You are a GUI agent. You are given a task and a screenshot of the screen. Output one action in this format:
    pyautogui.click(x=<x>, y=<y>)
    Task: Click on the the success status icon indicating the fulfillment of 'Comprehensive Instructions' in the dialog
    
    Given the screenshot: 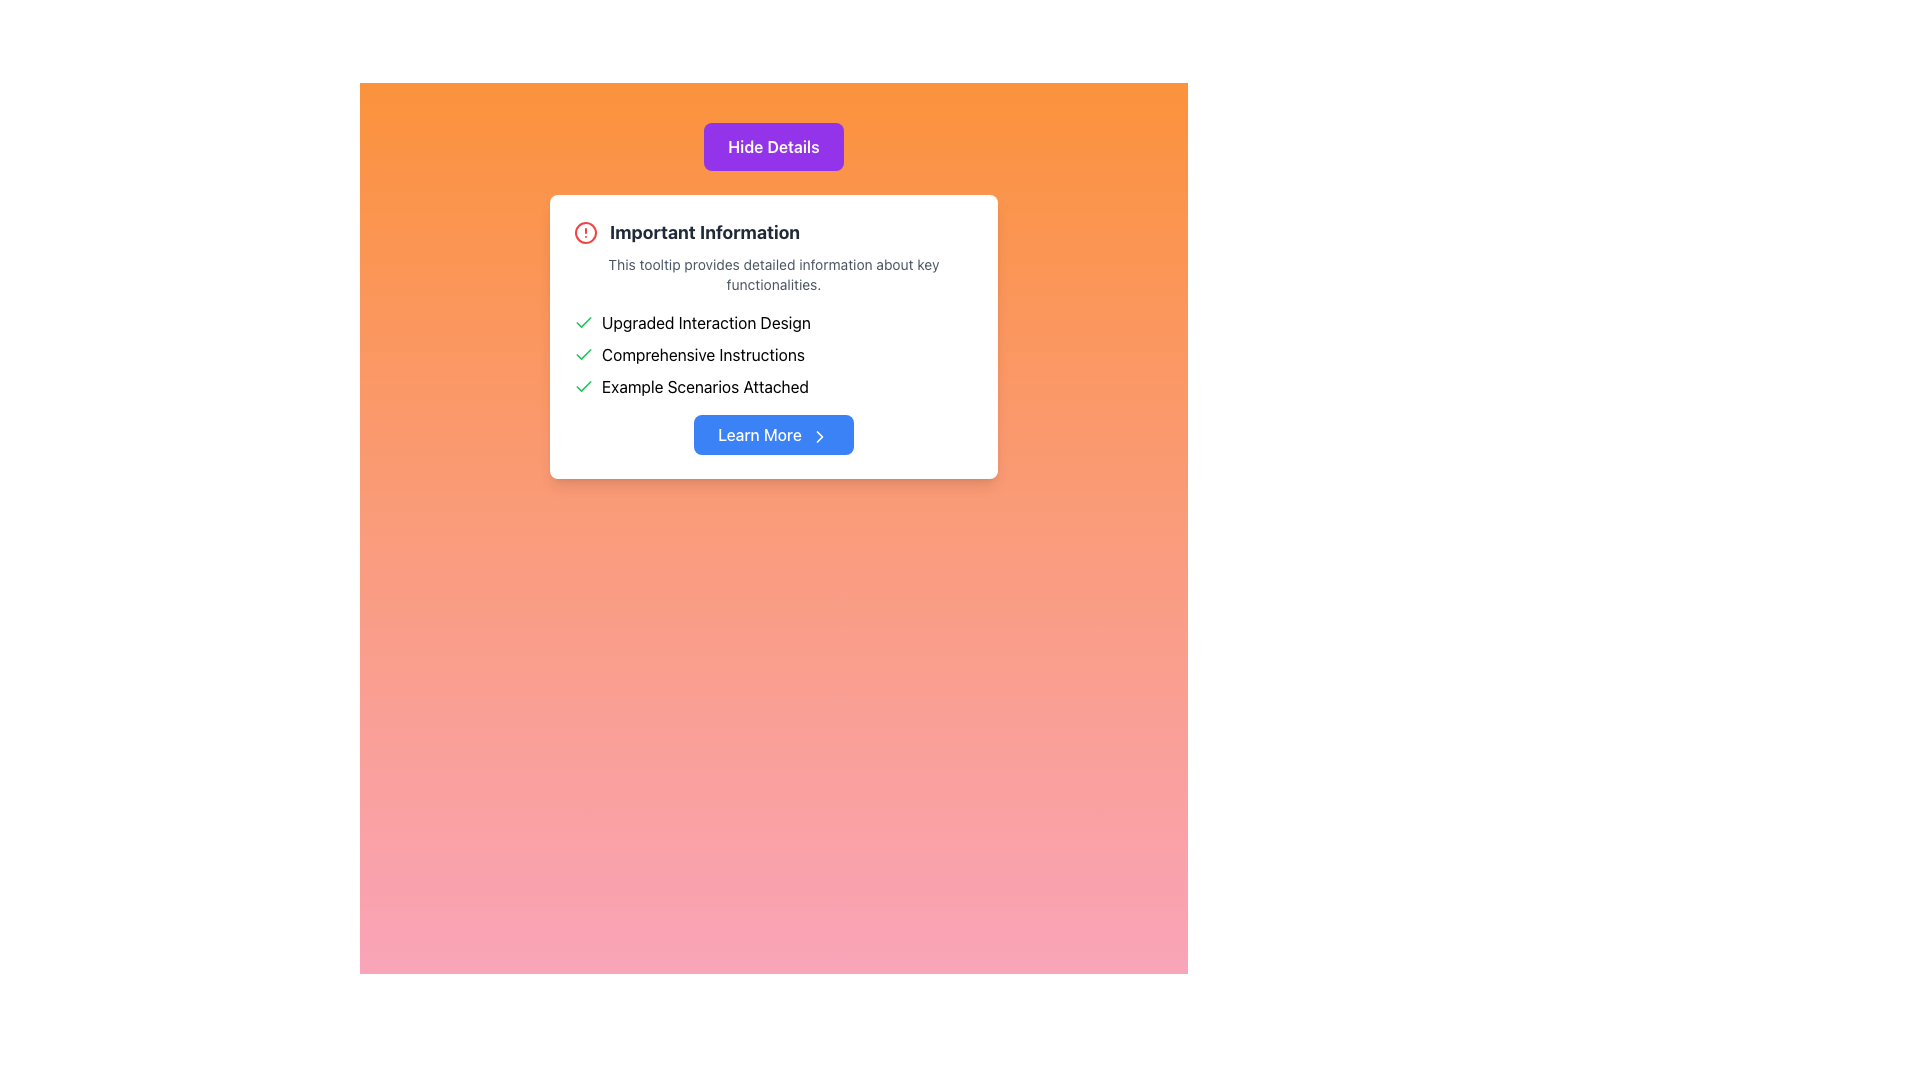 What is the action you would take?
    pyautogui.click(x=583, y=353)
    